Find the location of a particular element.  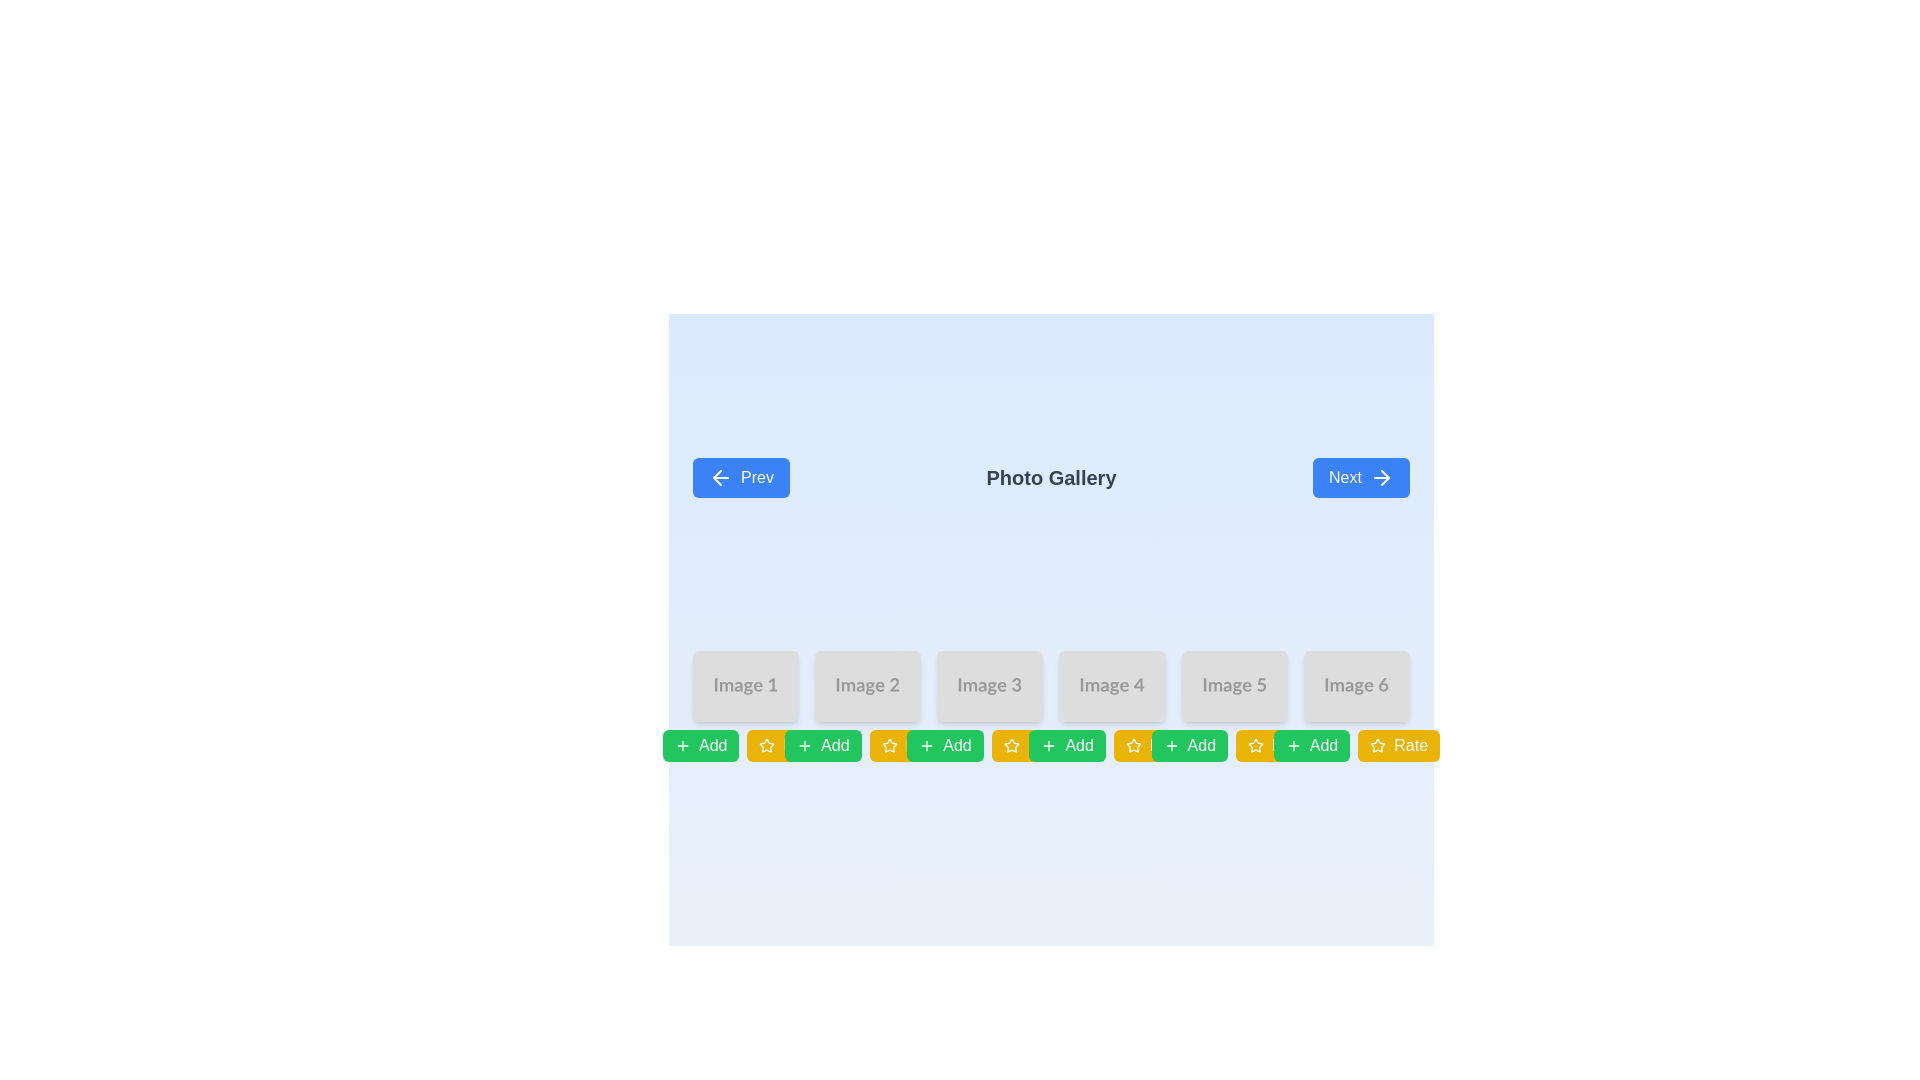

the text label embedded in the rightmost button labeled 'Rate' with a star icon under 'Image 6' in the gallery is located at coordinates (1410, 745).